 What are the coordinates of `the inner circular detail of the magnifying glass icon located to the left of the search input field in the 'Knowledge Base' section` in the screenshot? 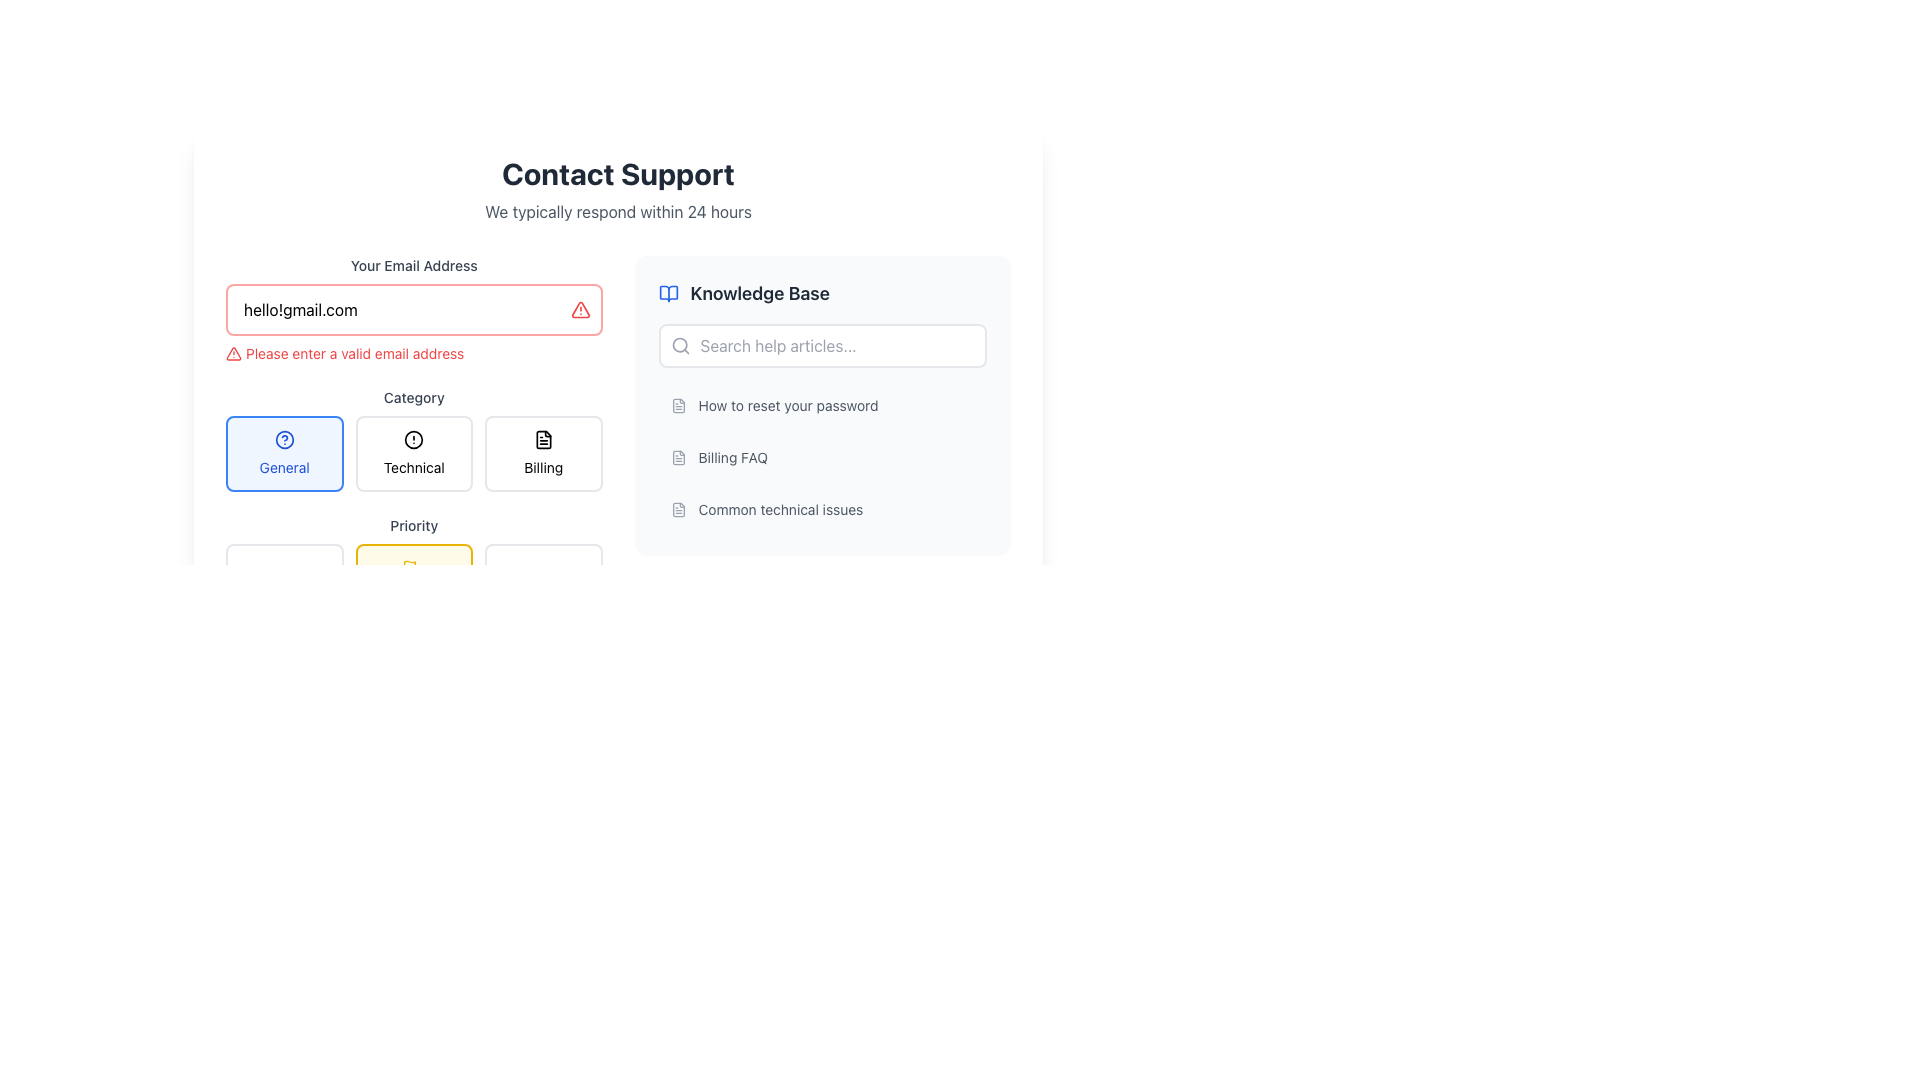 It's located at (679, 344).